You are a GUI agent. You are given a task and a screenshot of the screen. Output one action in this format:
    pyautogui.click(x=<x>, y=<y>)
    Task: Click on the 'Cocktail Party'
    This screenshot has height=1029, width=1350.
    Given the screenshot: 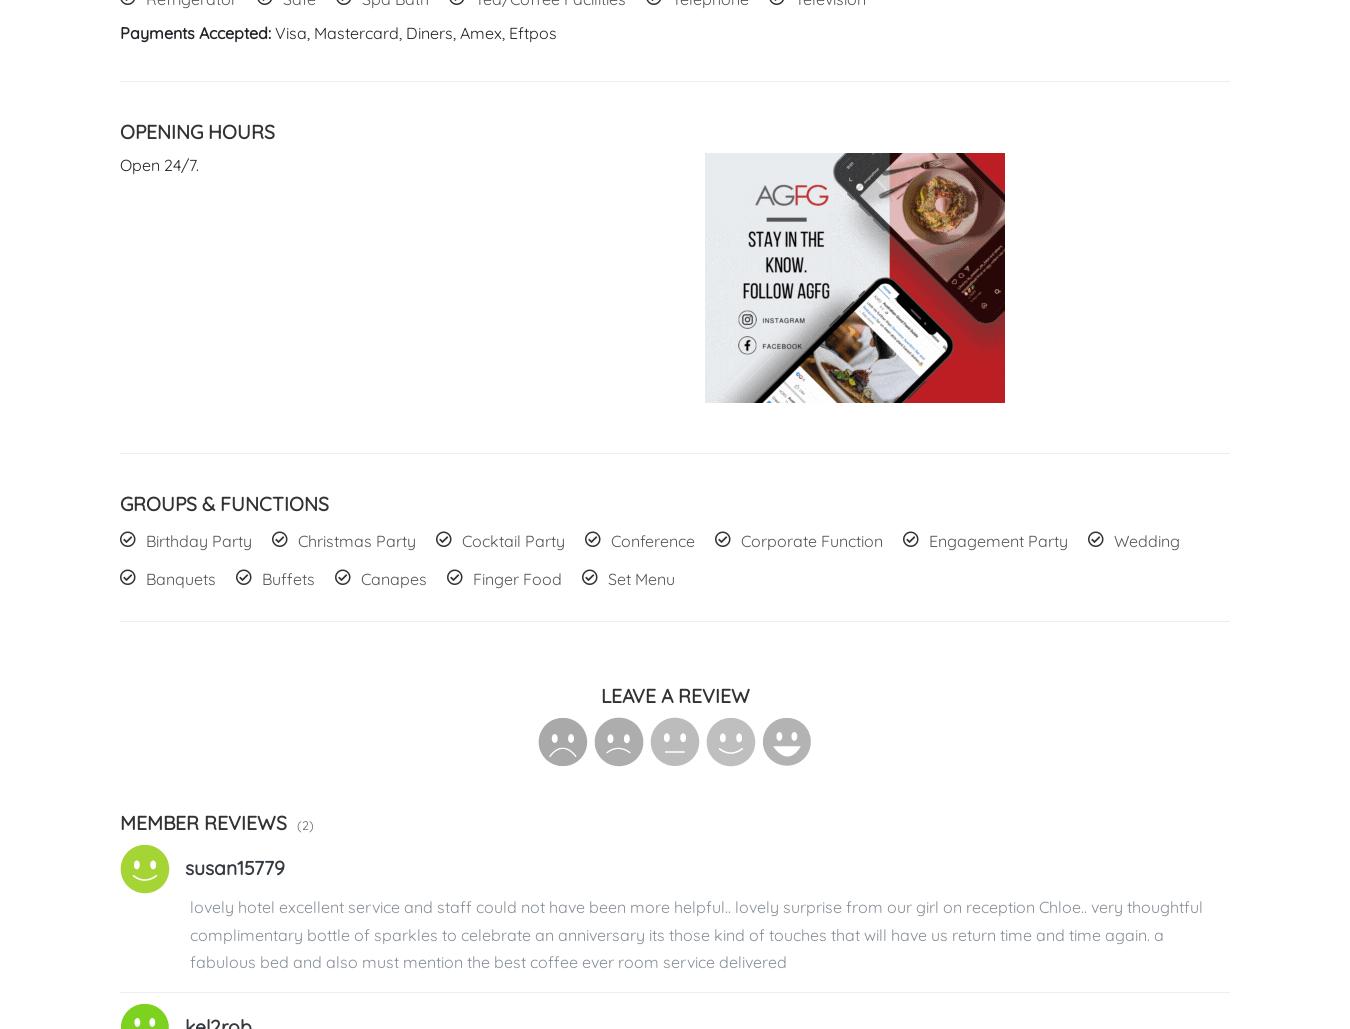 What is the action you would take?
    pyautogui.click(x=512, y=540)
    